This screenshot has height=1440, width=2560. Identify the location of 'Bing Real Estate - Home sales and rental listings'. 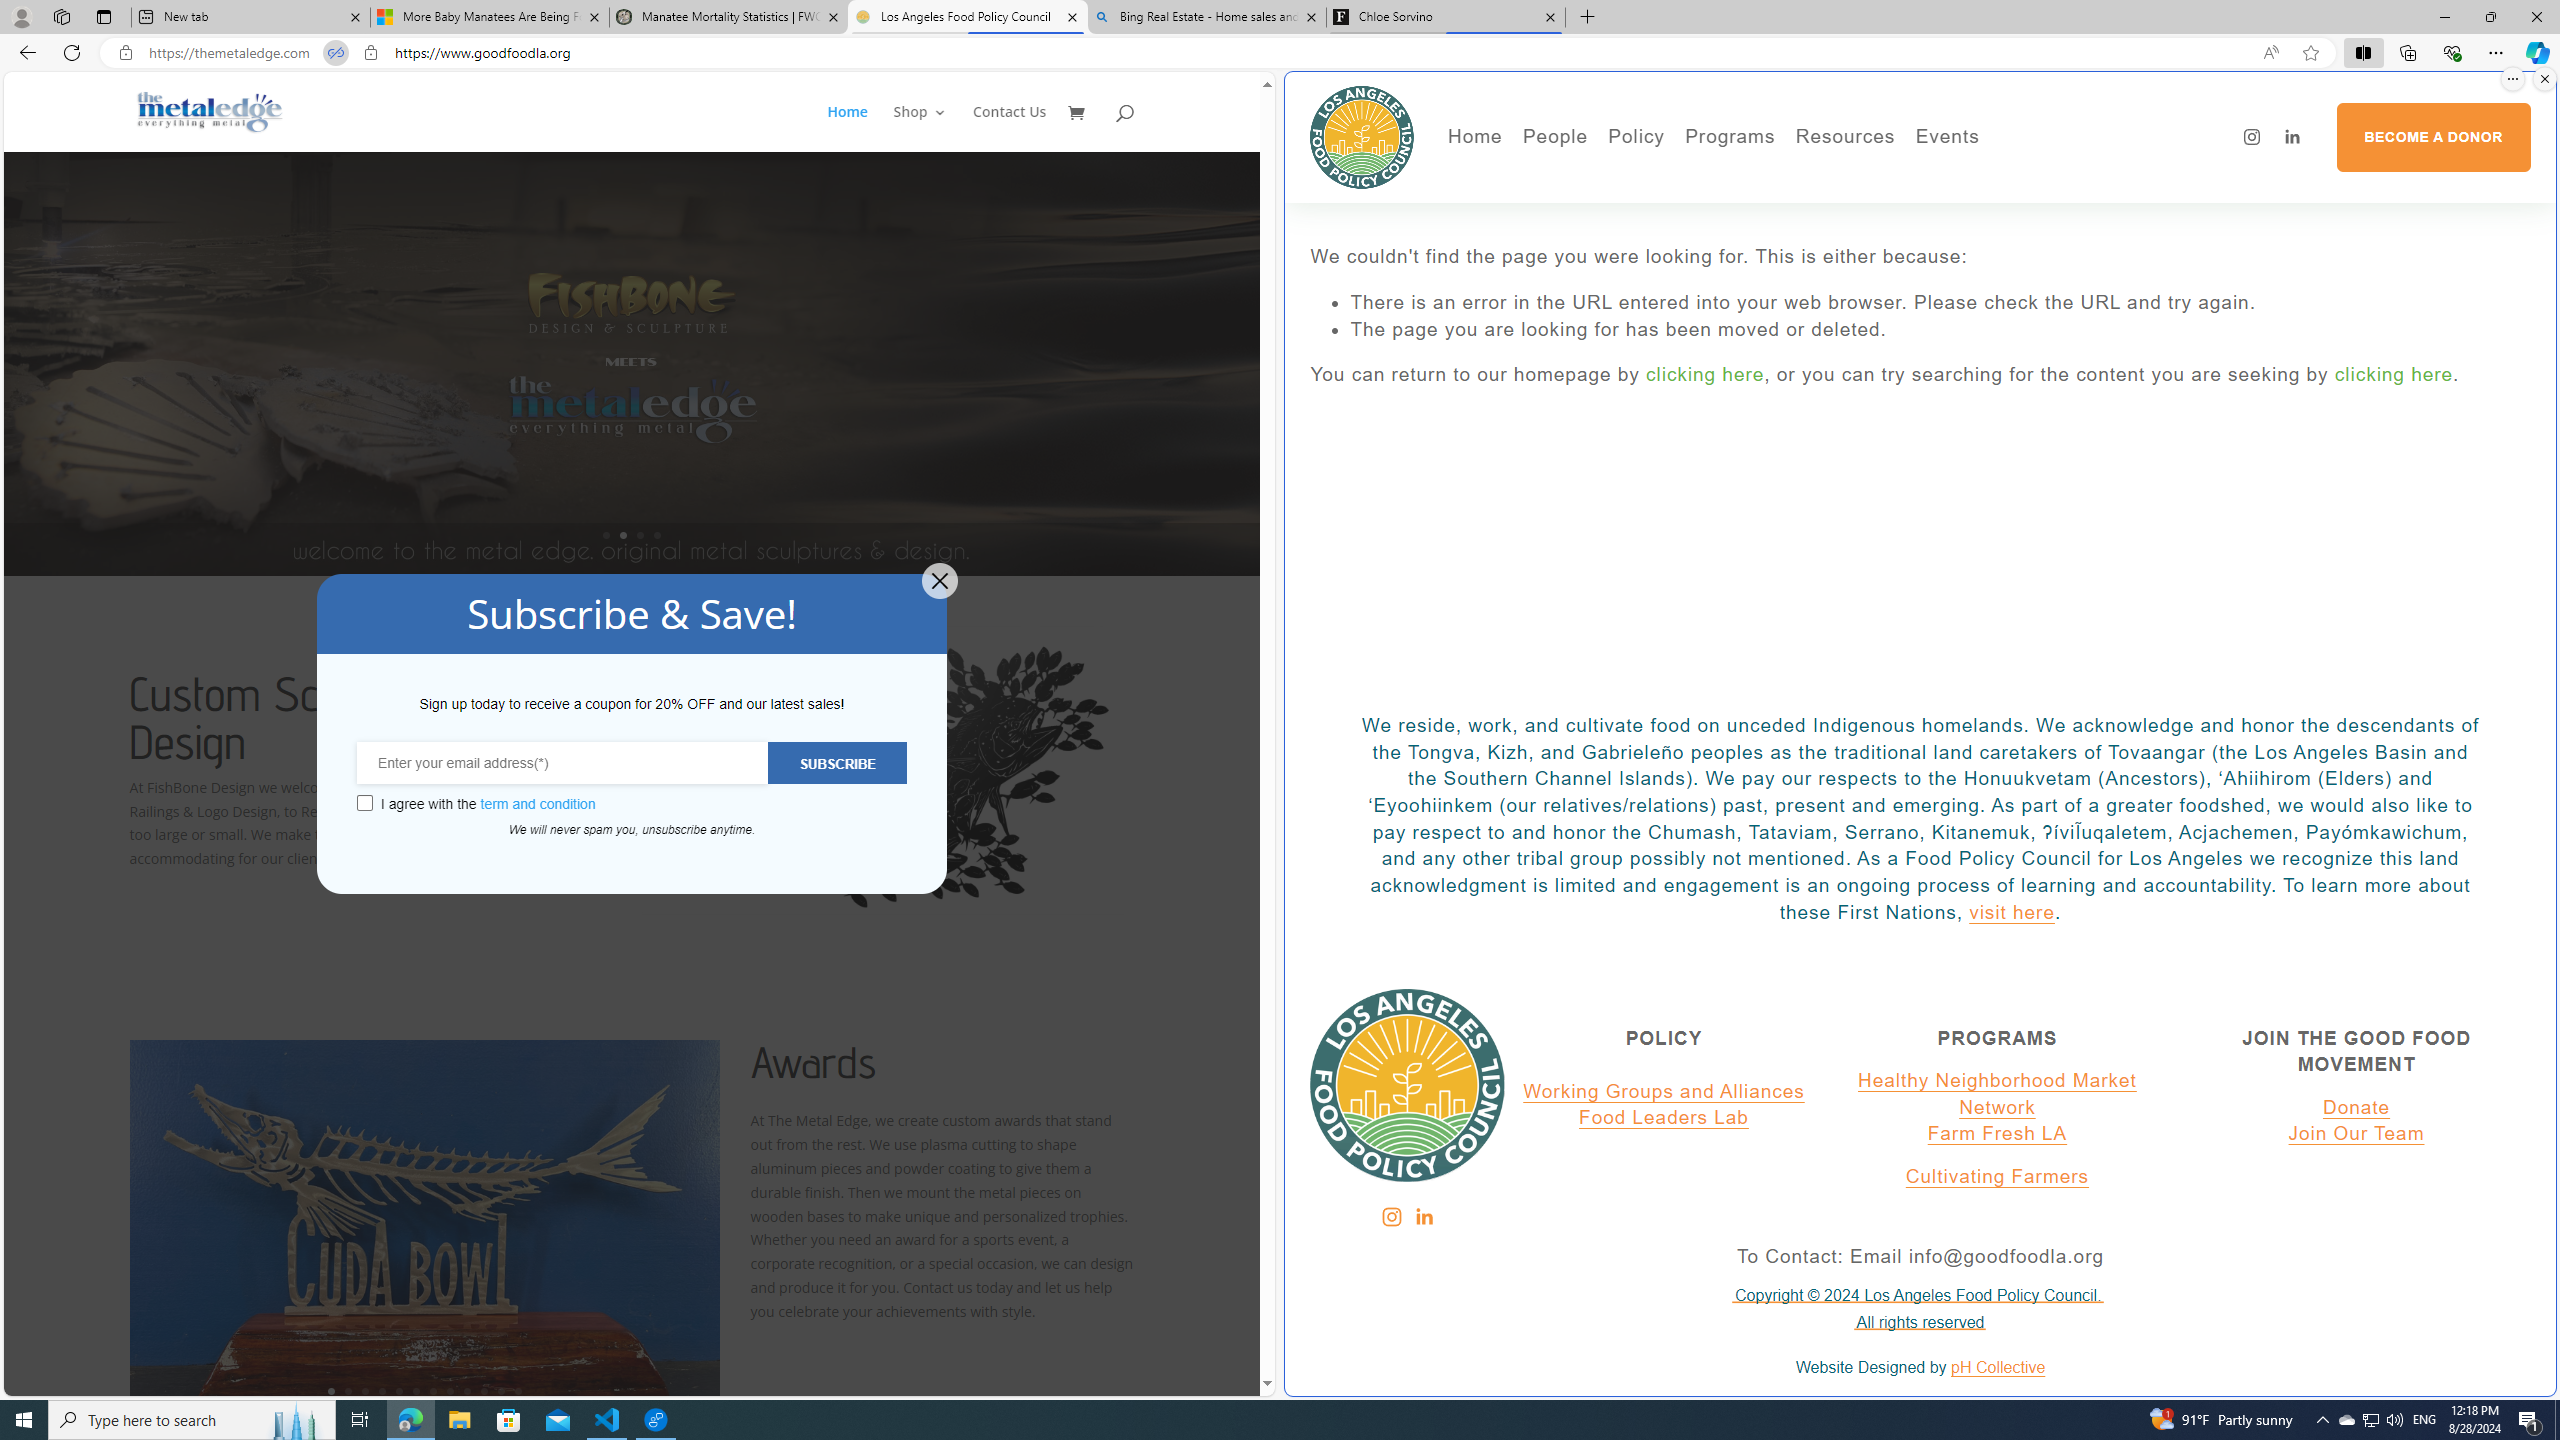
(1204, 16).